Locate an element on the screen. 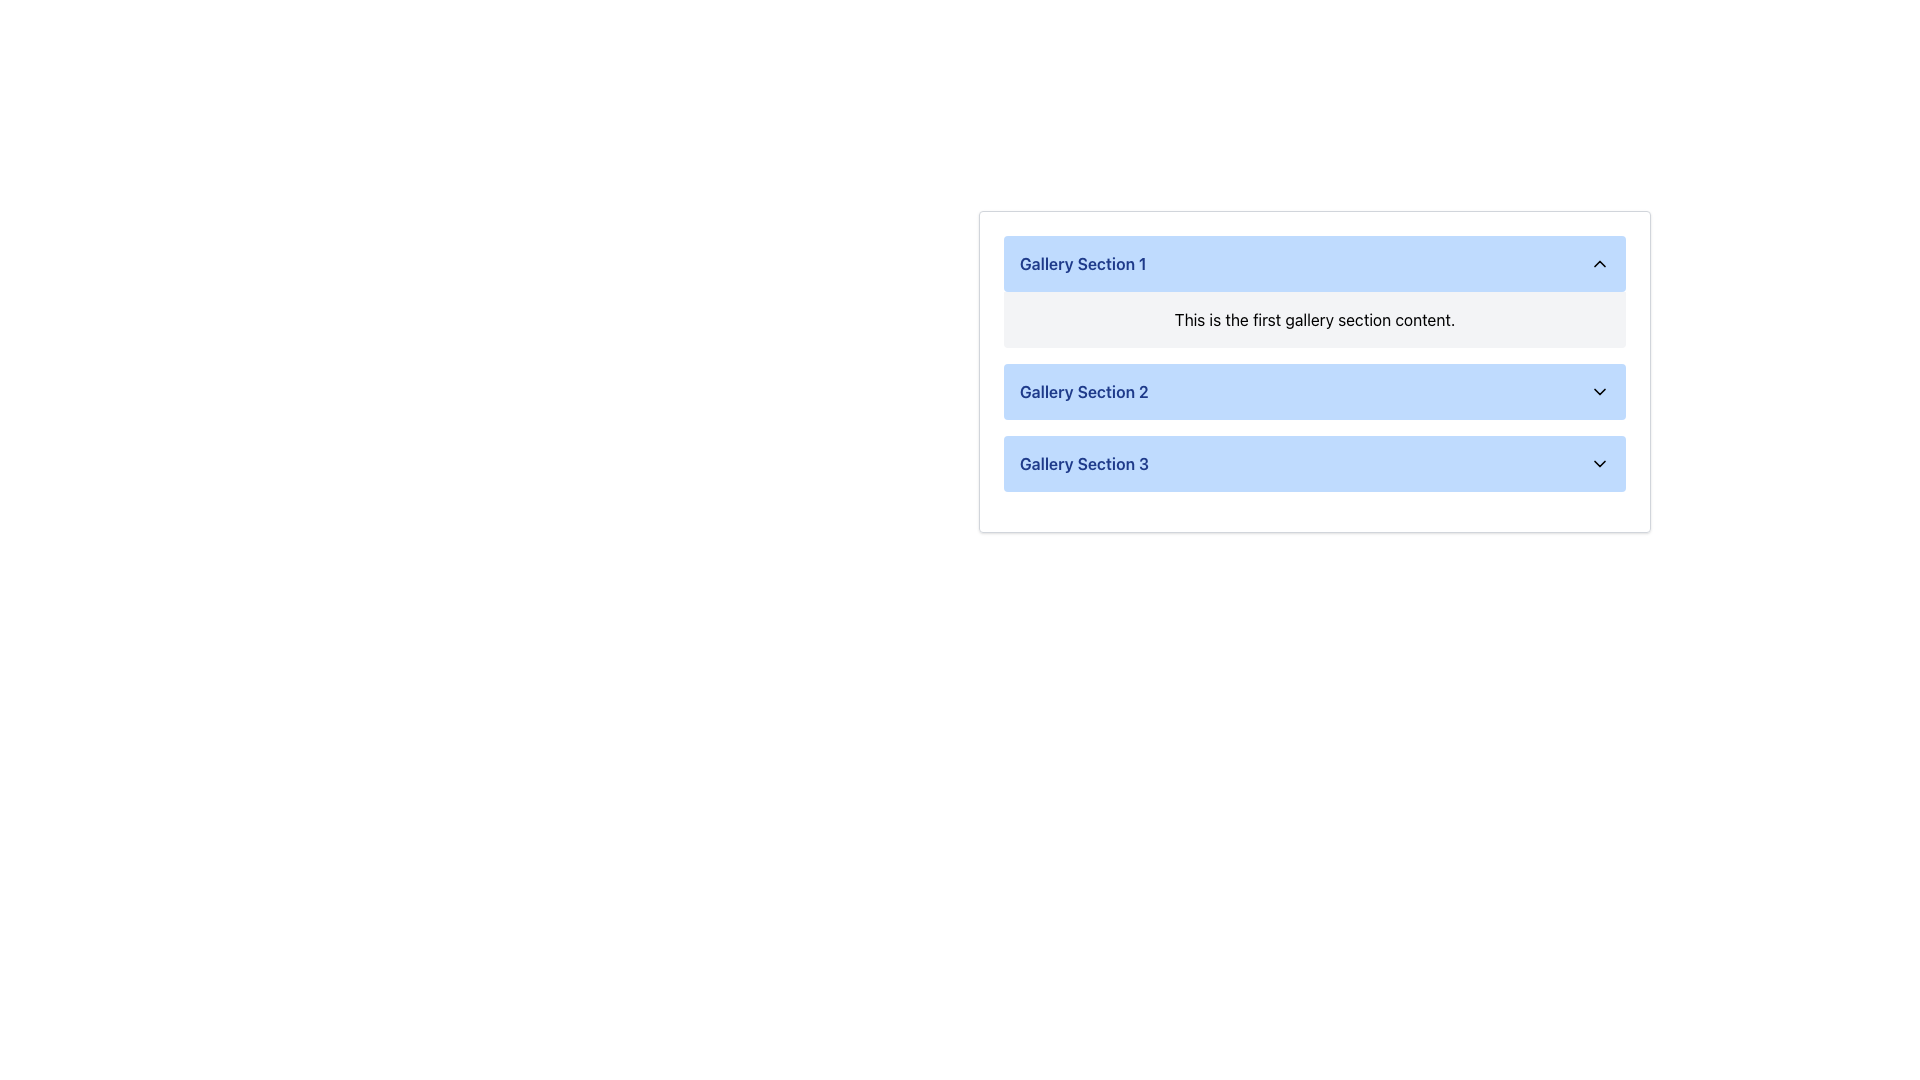  the text label that serves as the title for the third gallery section is located at coordinates (1083, 463).